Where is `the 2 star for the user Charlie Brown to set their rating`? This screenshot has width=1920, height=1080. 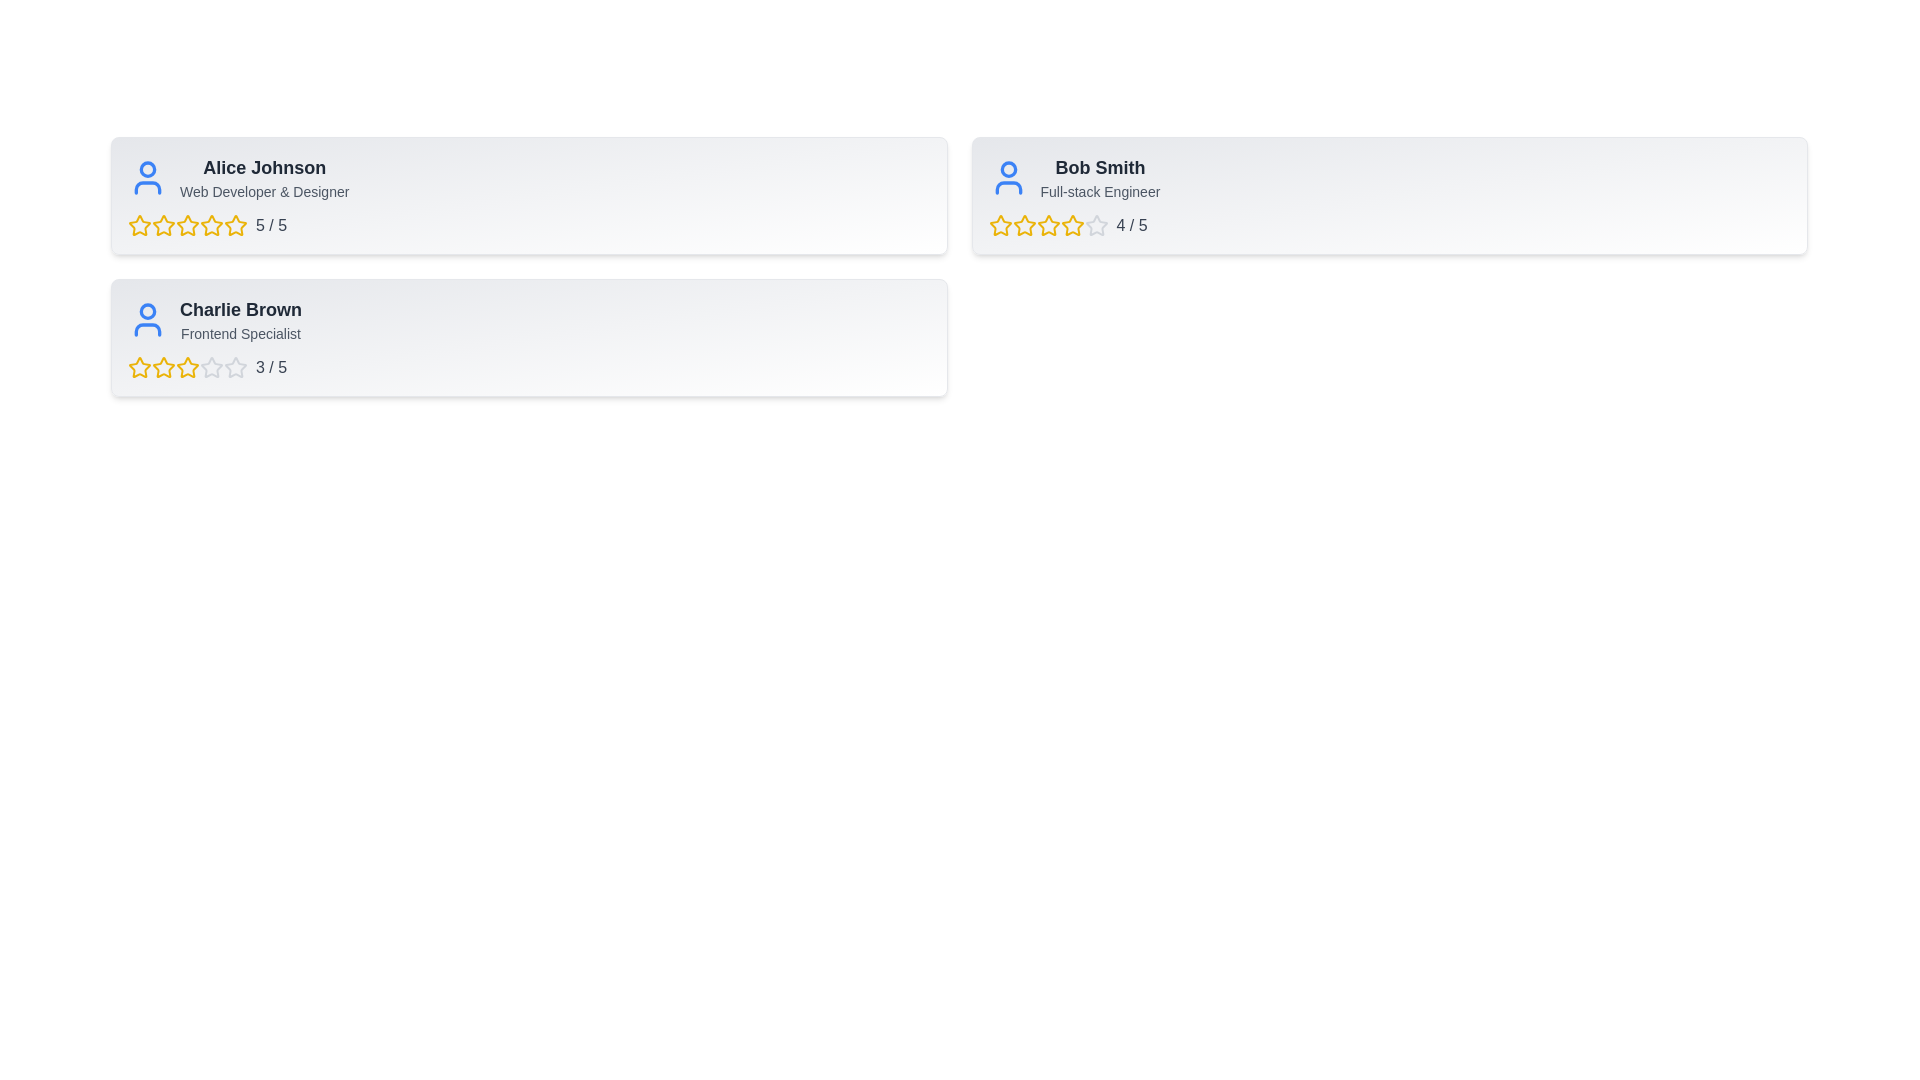 the 2 star for the user Charlie Brown to set their rating is located at coordinates (163, 367).